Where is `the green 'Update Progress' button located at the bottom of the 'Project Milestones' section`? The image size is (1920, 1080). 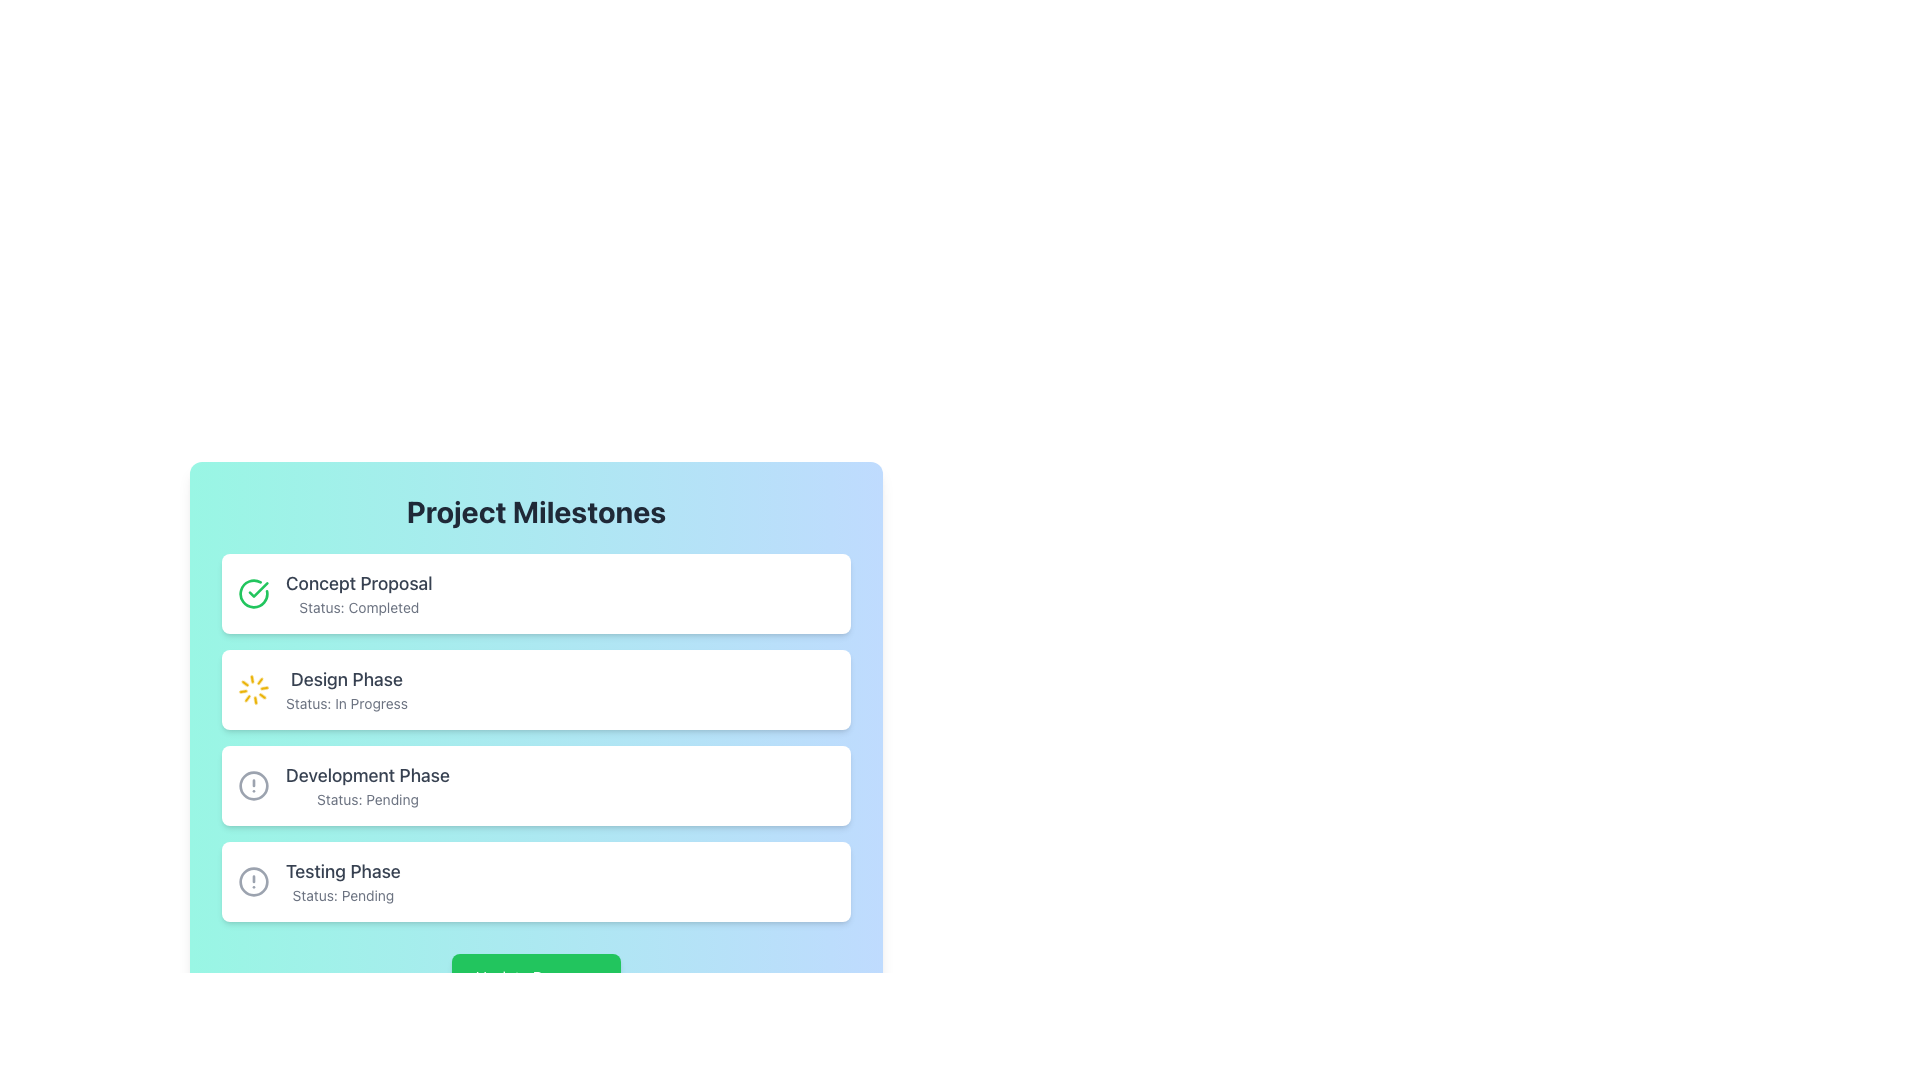 the green 'Update Progress' button located at the bottom of the 'Project Milestones' section is located at coordinates (536, 977).